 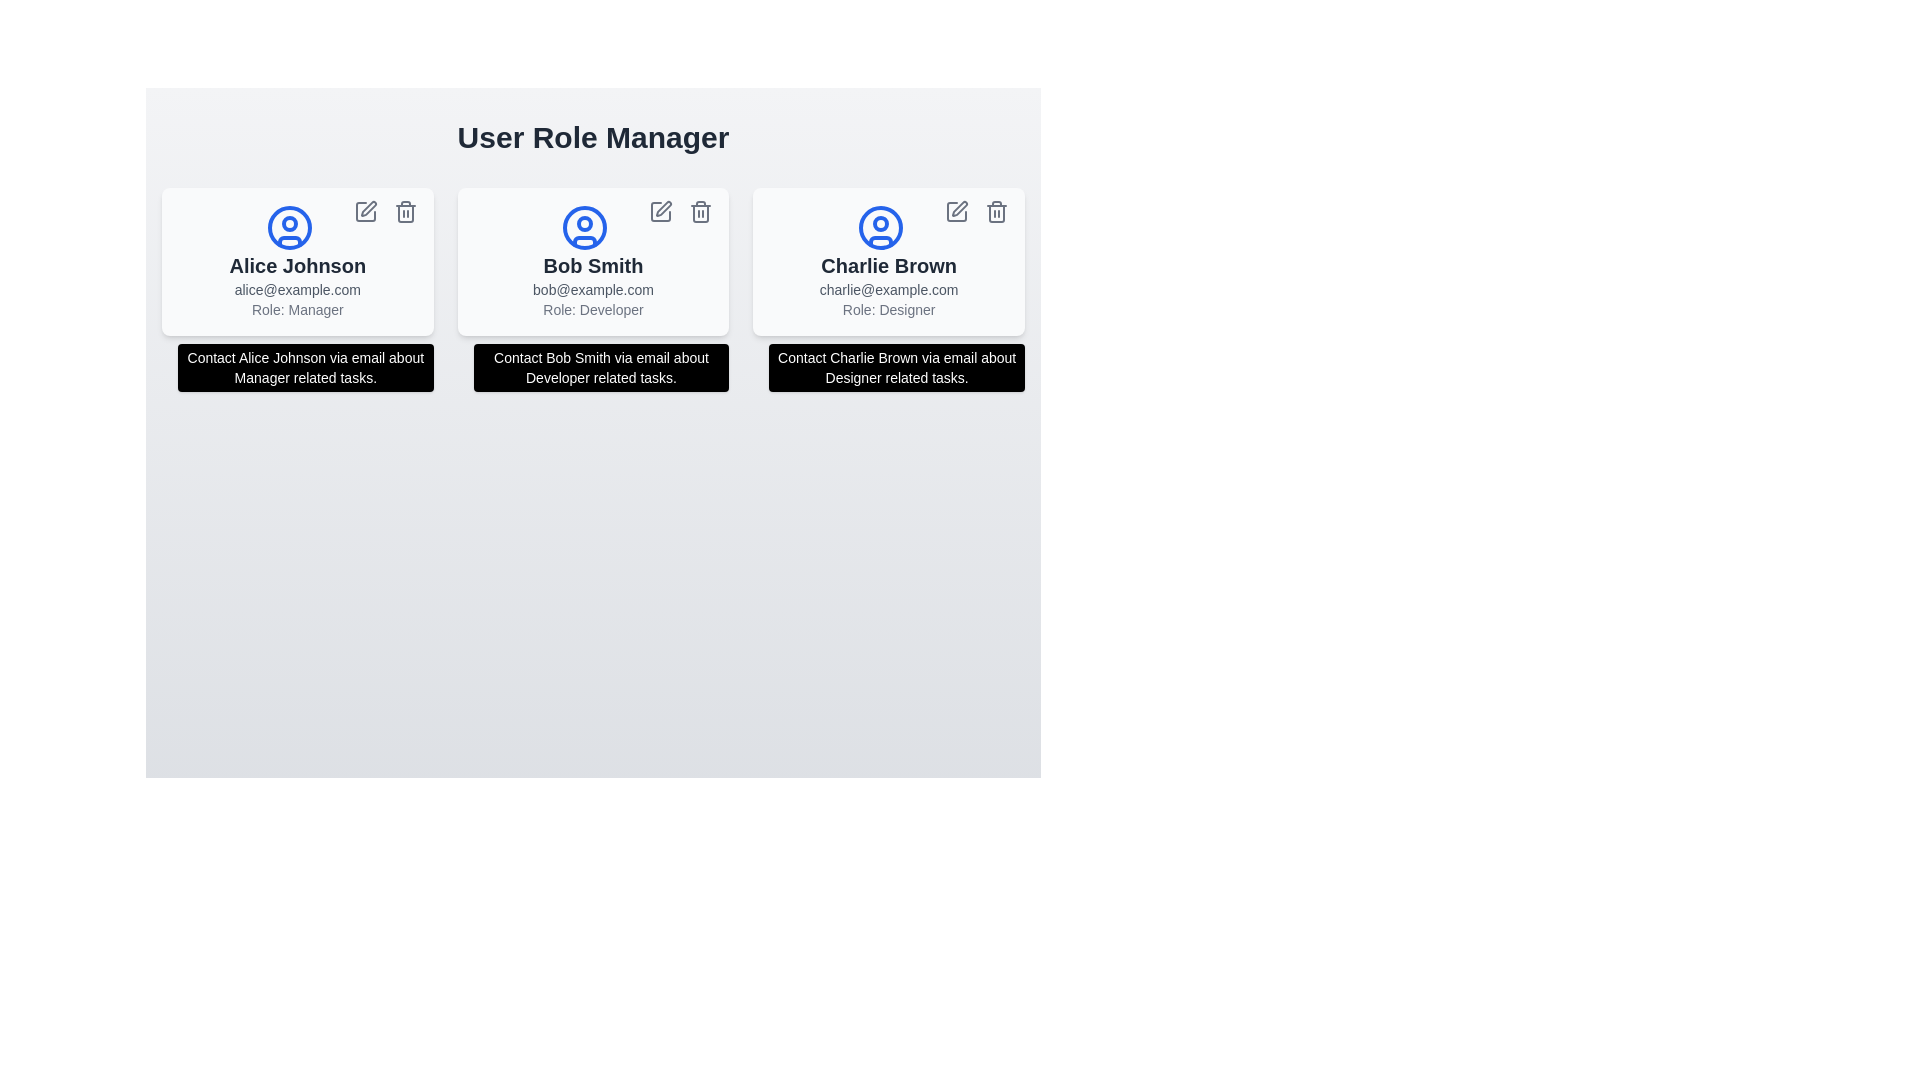 What do you see at coordinates (584, 226) in the screenshot?
I see `the innermost SVG Circle of the user profile icon titled 'Bob Smith', which is the second card in the row` at bounding box center [584, 226].